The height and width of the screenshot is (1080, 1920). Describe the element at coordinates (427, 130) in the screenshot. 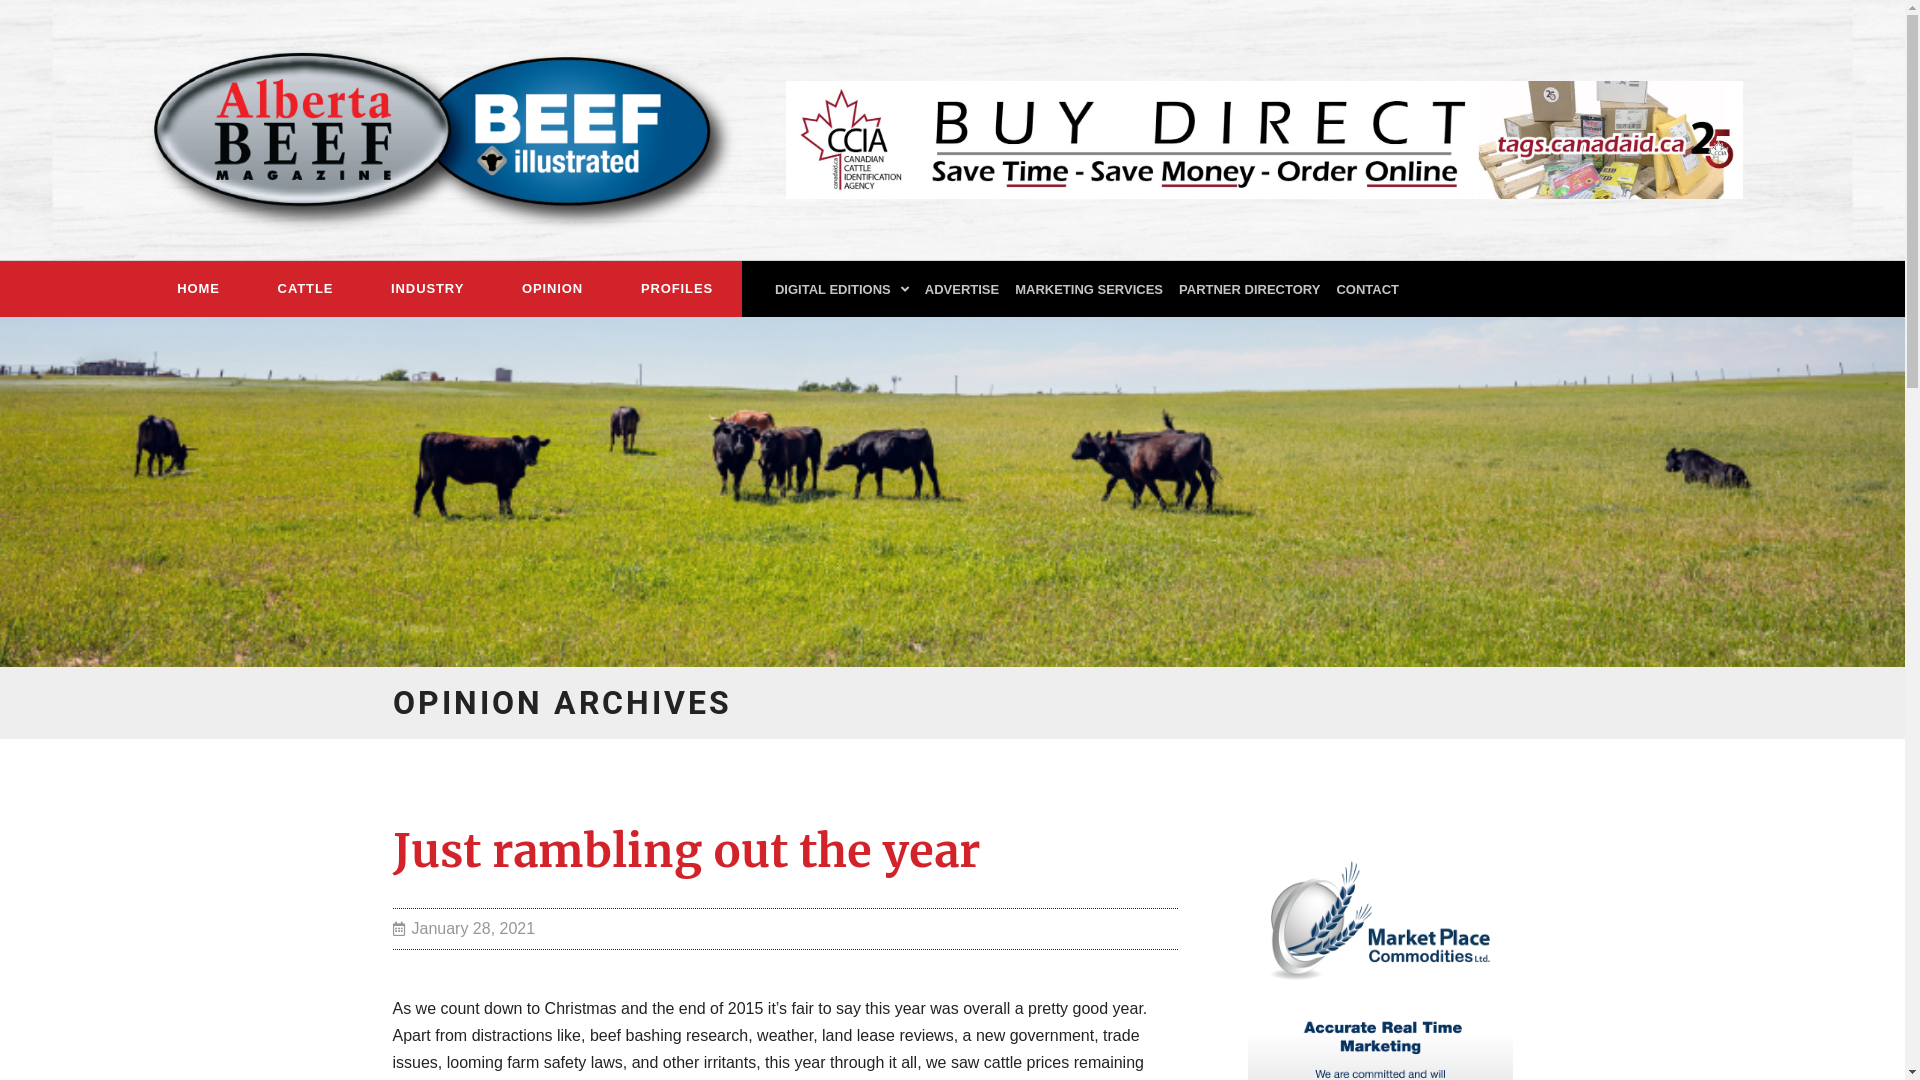

I see `'logo'` at that location.